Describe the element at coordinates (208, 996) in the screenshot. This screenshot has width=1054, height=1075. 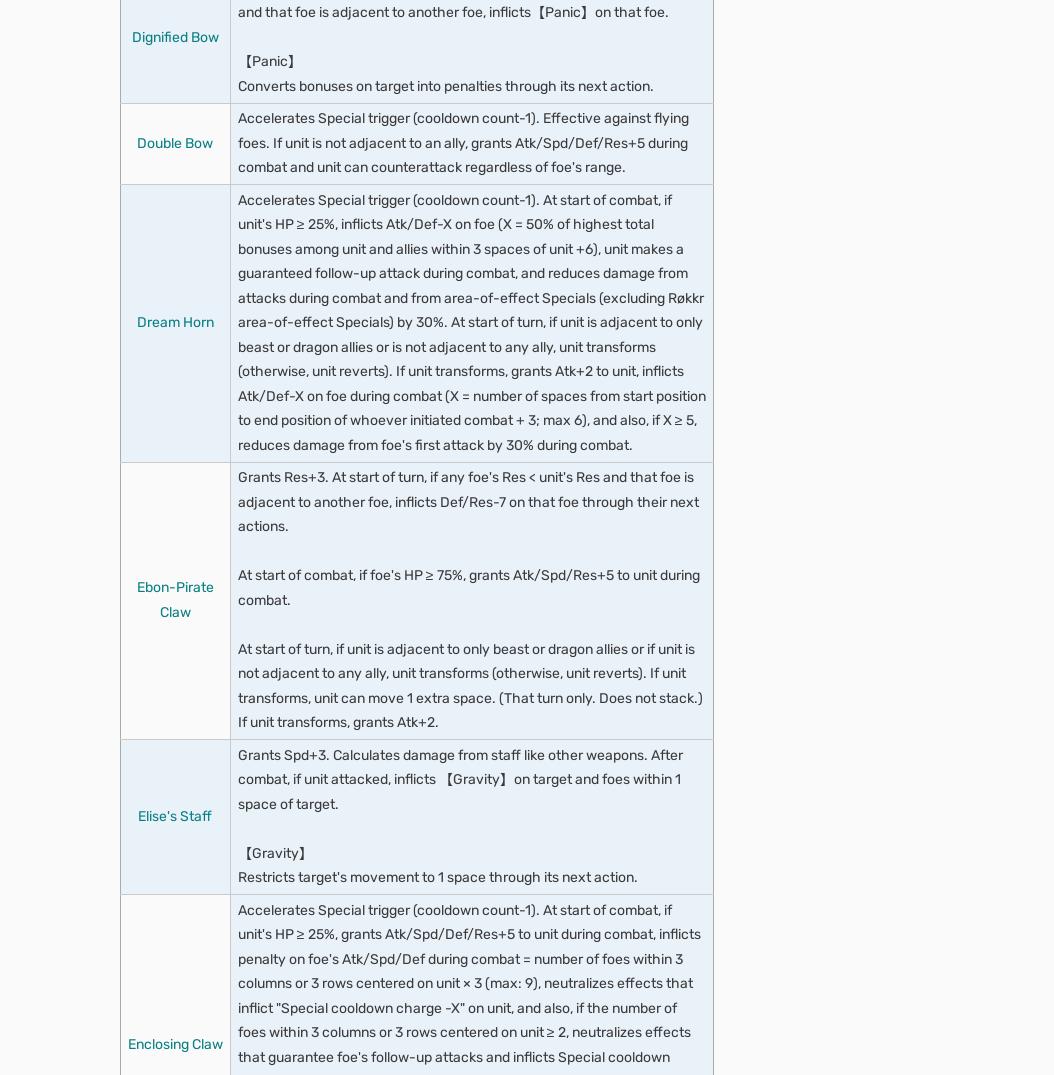
I see `'Air Orders'` at that location.